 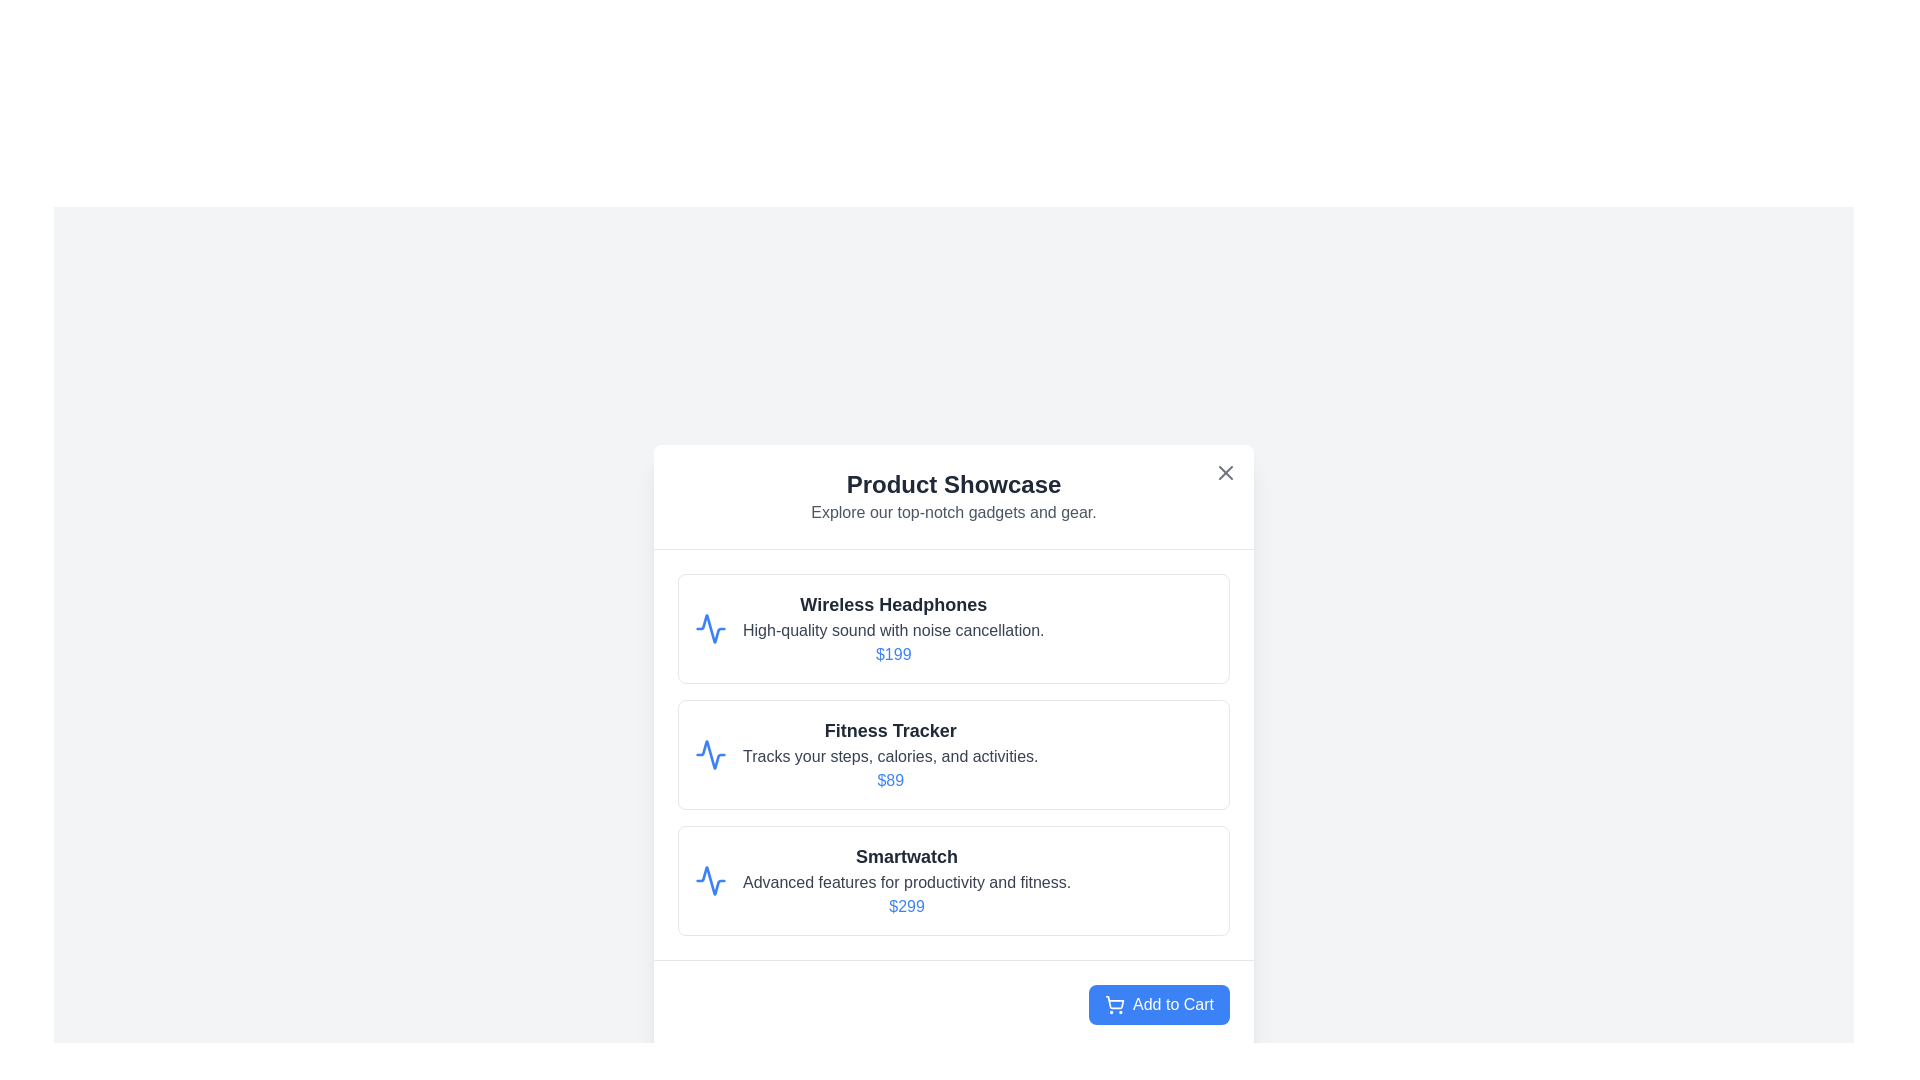 What do you see at coordinates (889, 731) in the screenshot?
I see `text displayed in the title of the product, which is centrally located within the middle card of the list` at bounding box center [889, 731].